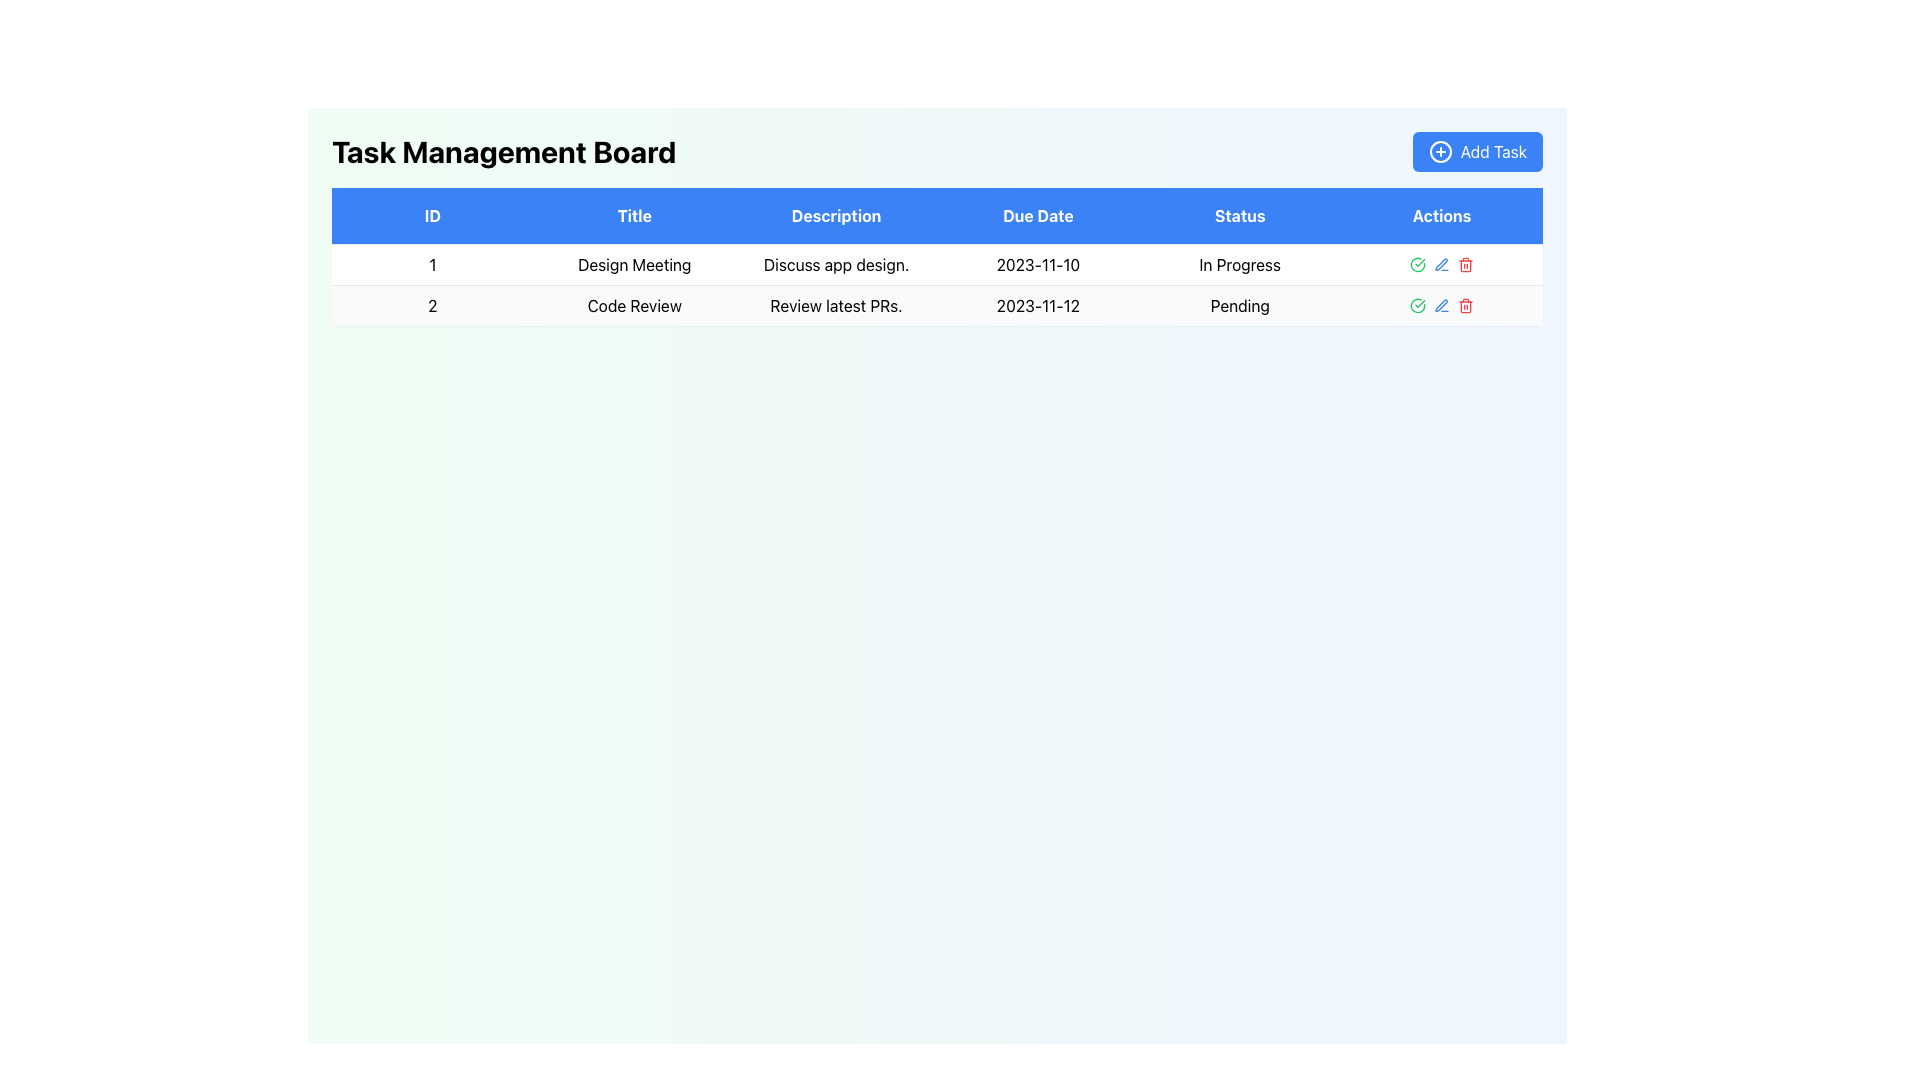  What do you see at coordinates (1038, 305) in the screenshot?
I see `the text label displaying '2023-11-12' located in the 'Due Date' column of the second row in the 'Task Management Board' table` at bounding box center [1038, 305].